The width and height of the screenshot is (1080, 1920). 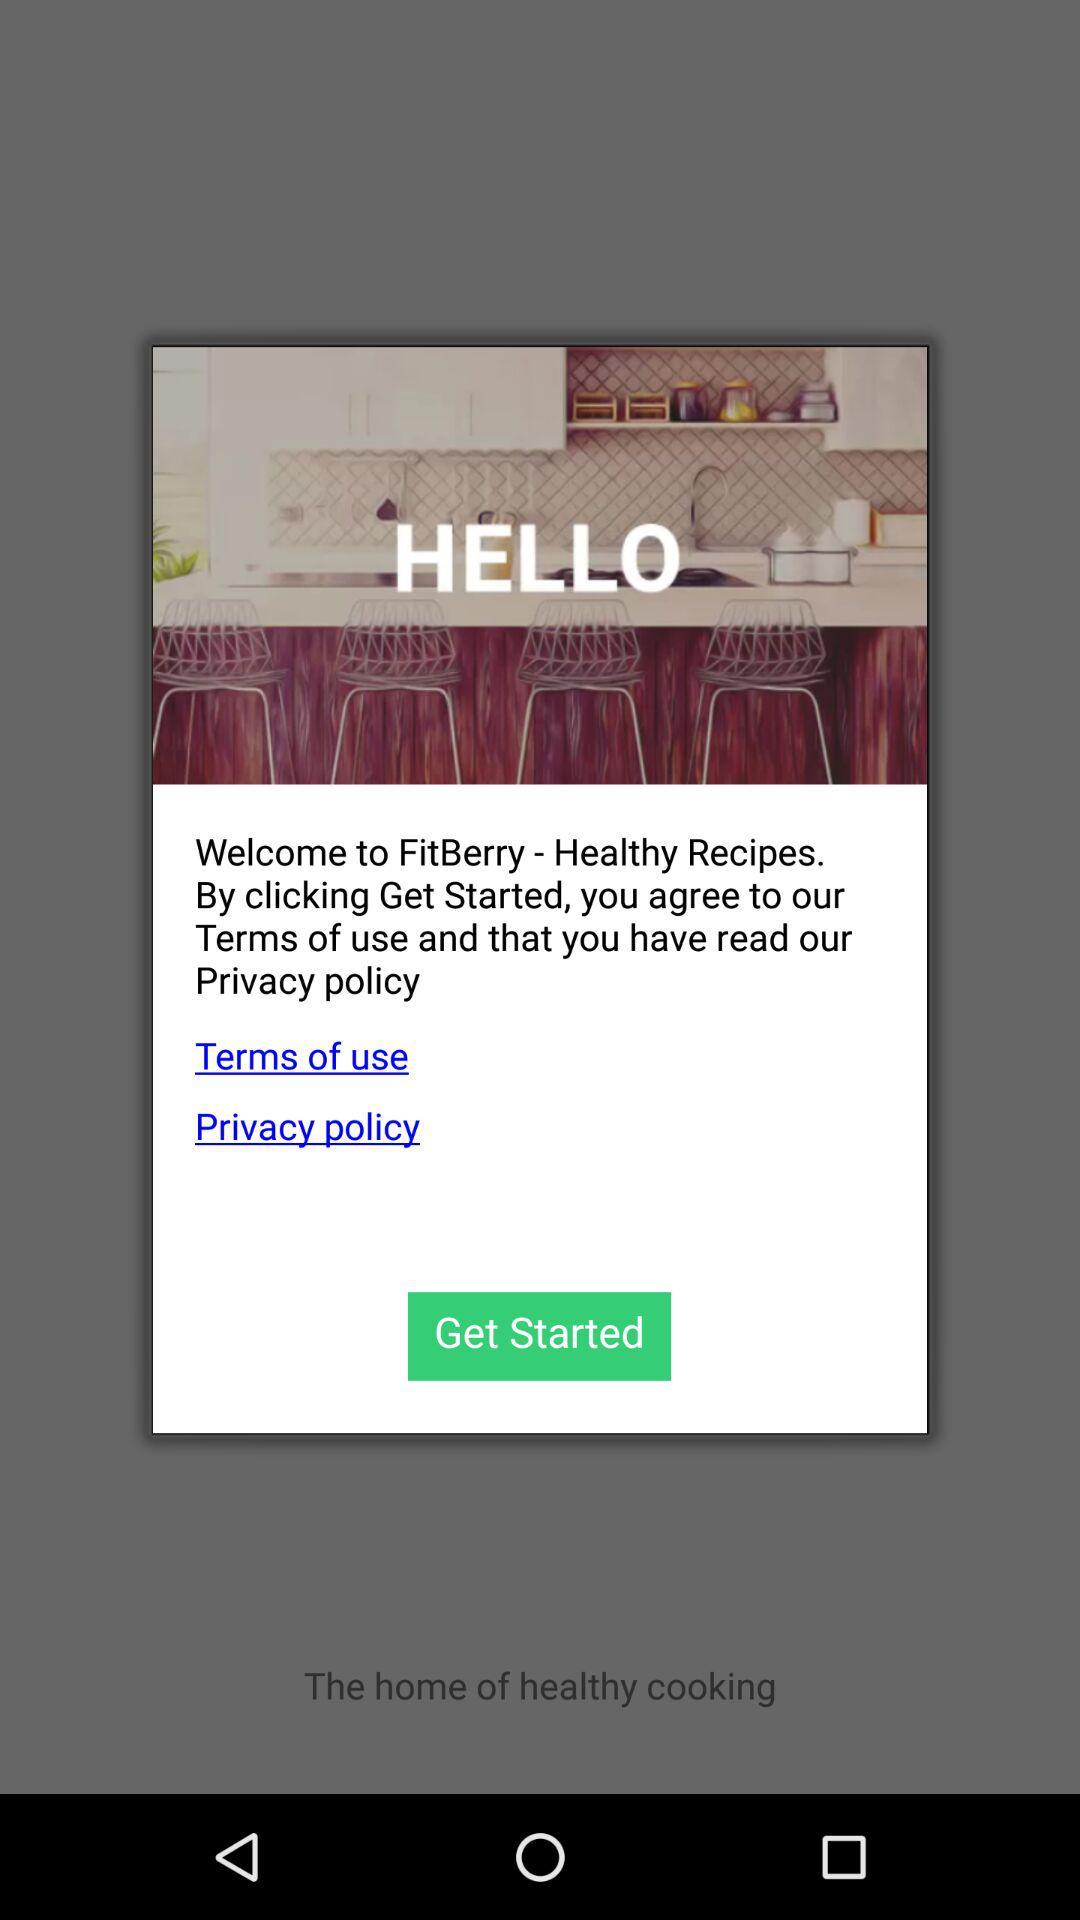 What do you see at coordinates (538, 1336) in the screenshot?
I see `get started` at bounding box center [538, 1336].